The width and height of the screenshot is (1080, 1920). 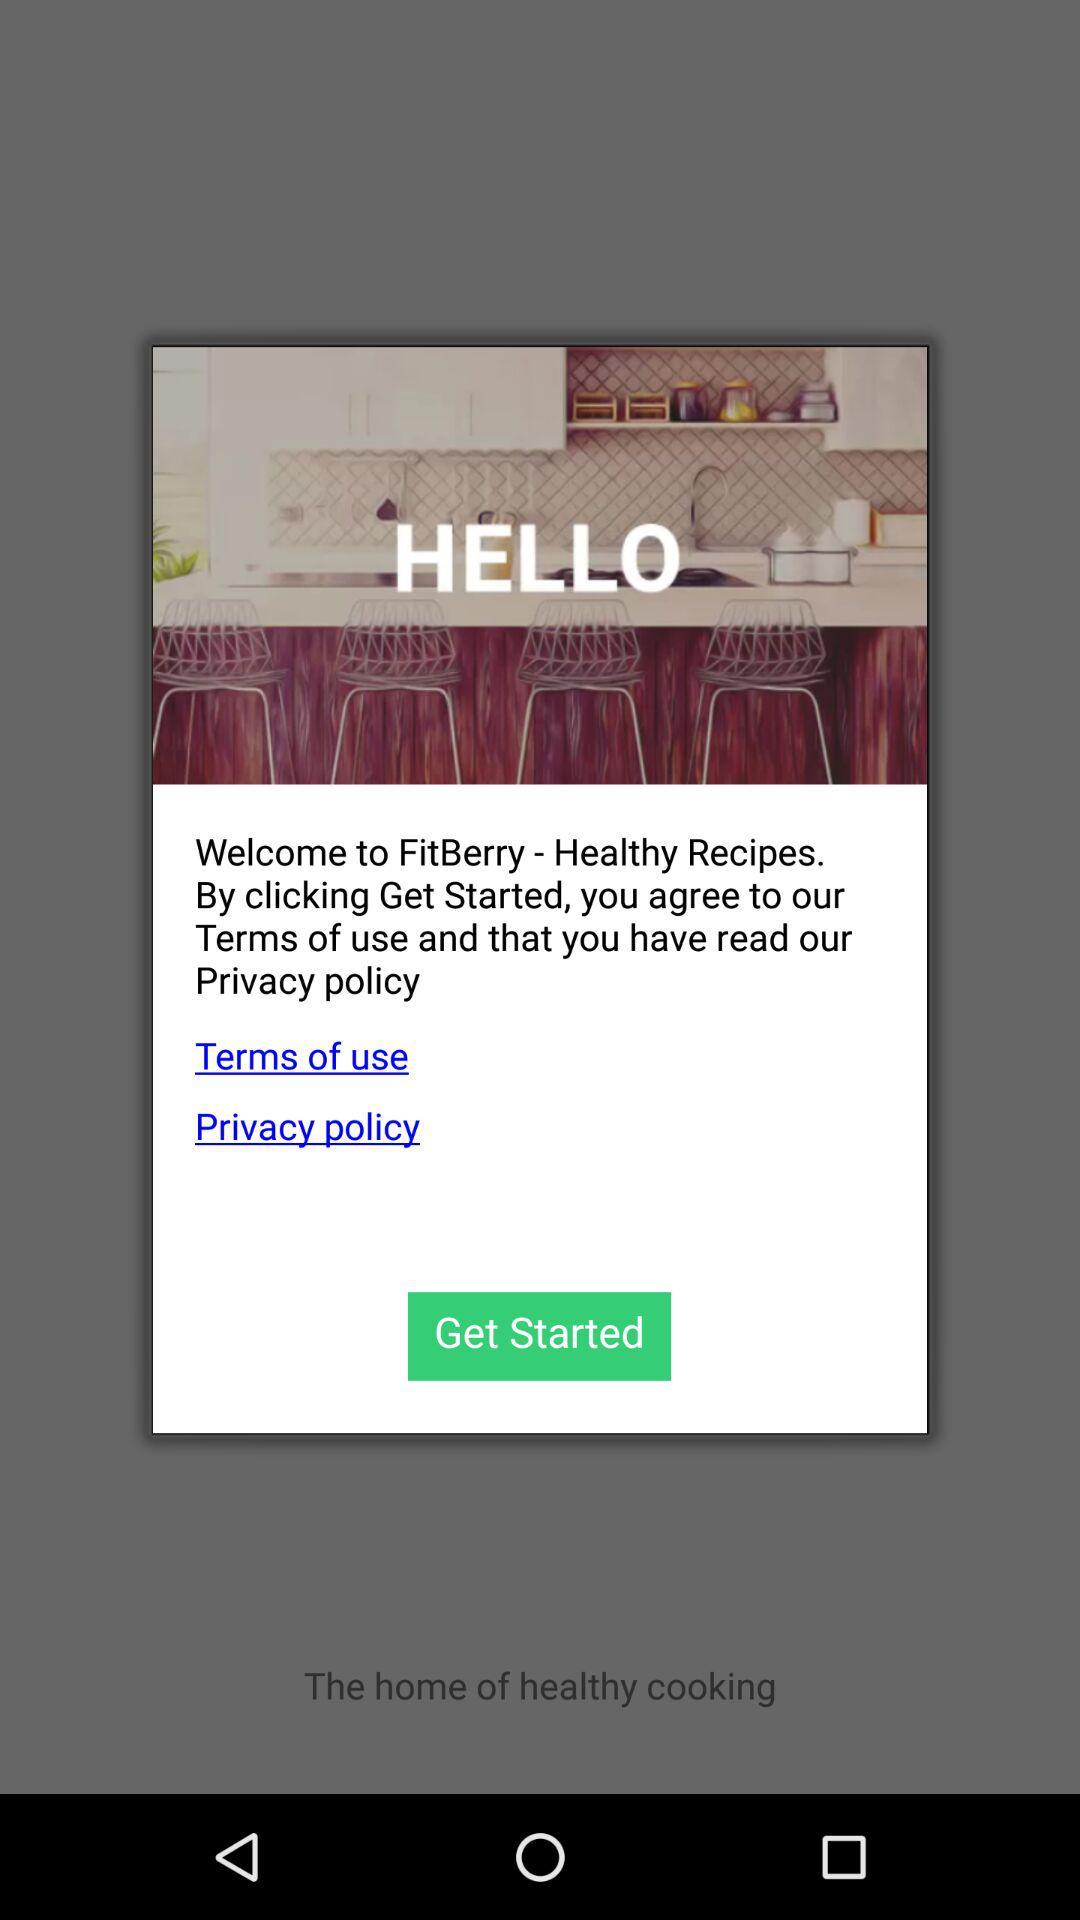 What do you see at coordinates (538, 1336) in the screenshot?
I see `get started` at bounding box center [538, 1336].